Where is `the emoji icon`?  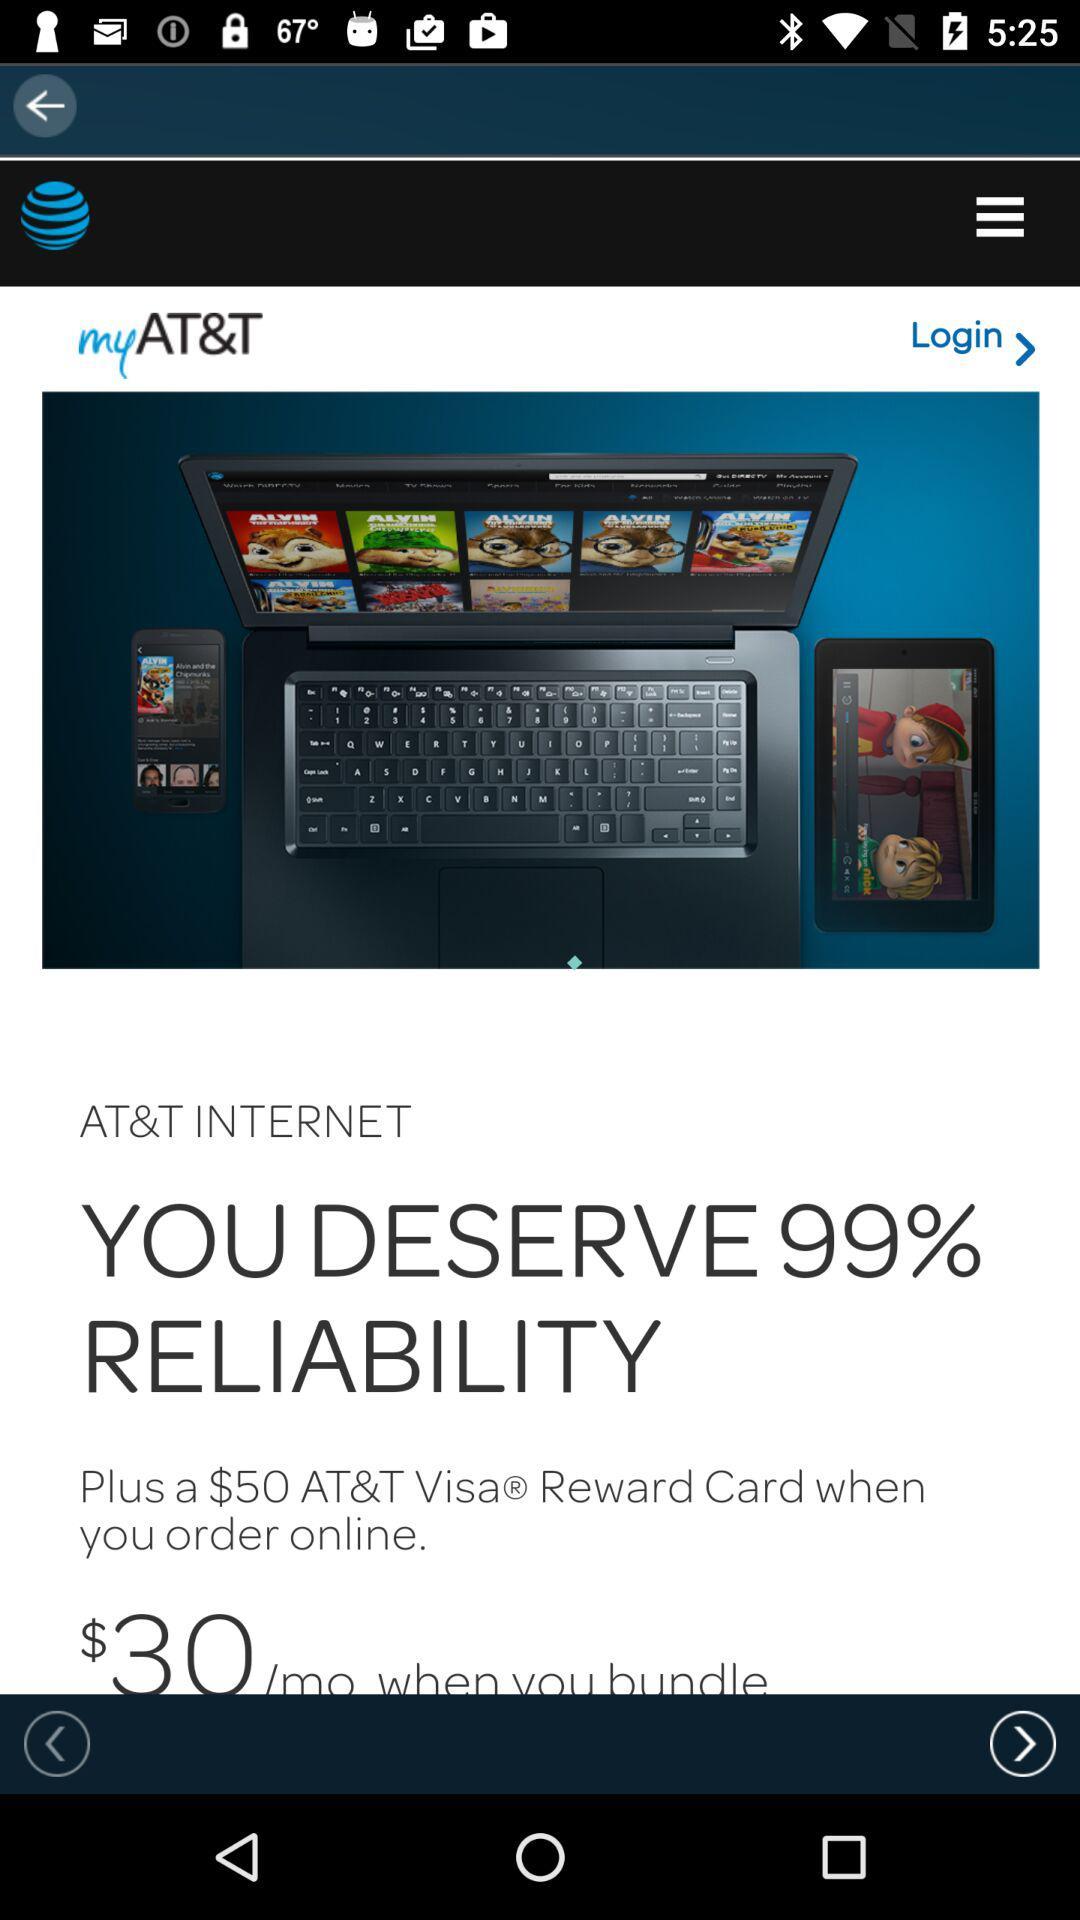 the emoji icon is located at coordinates (131, 240).